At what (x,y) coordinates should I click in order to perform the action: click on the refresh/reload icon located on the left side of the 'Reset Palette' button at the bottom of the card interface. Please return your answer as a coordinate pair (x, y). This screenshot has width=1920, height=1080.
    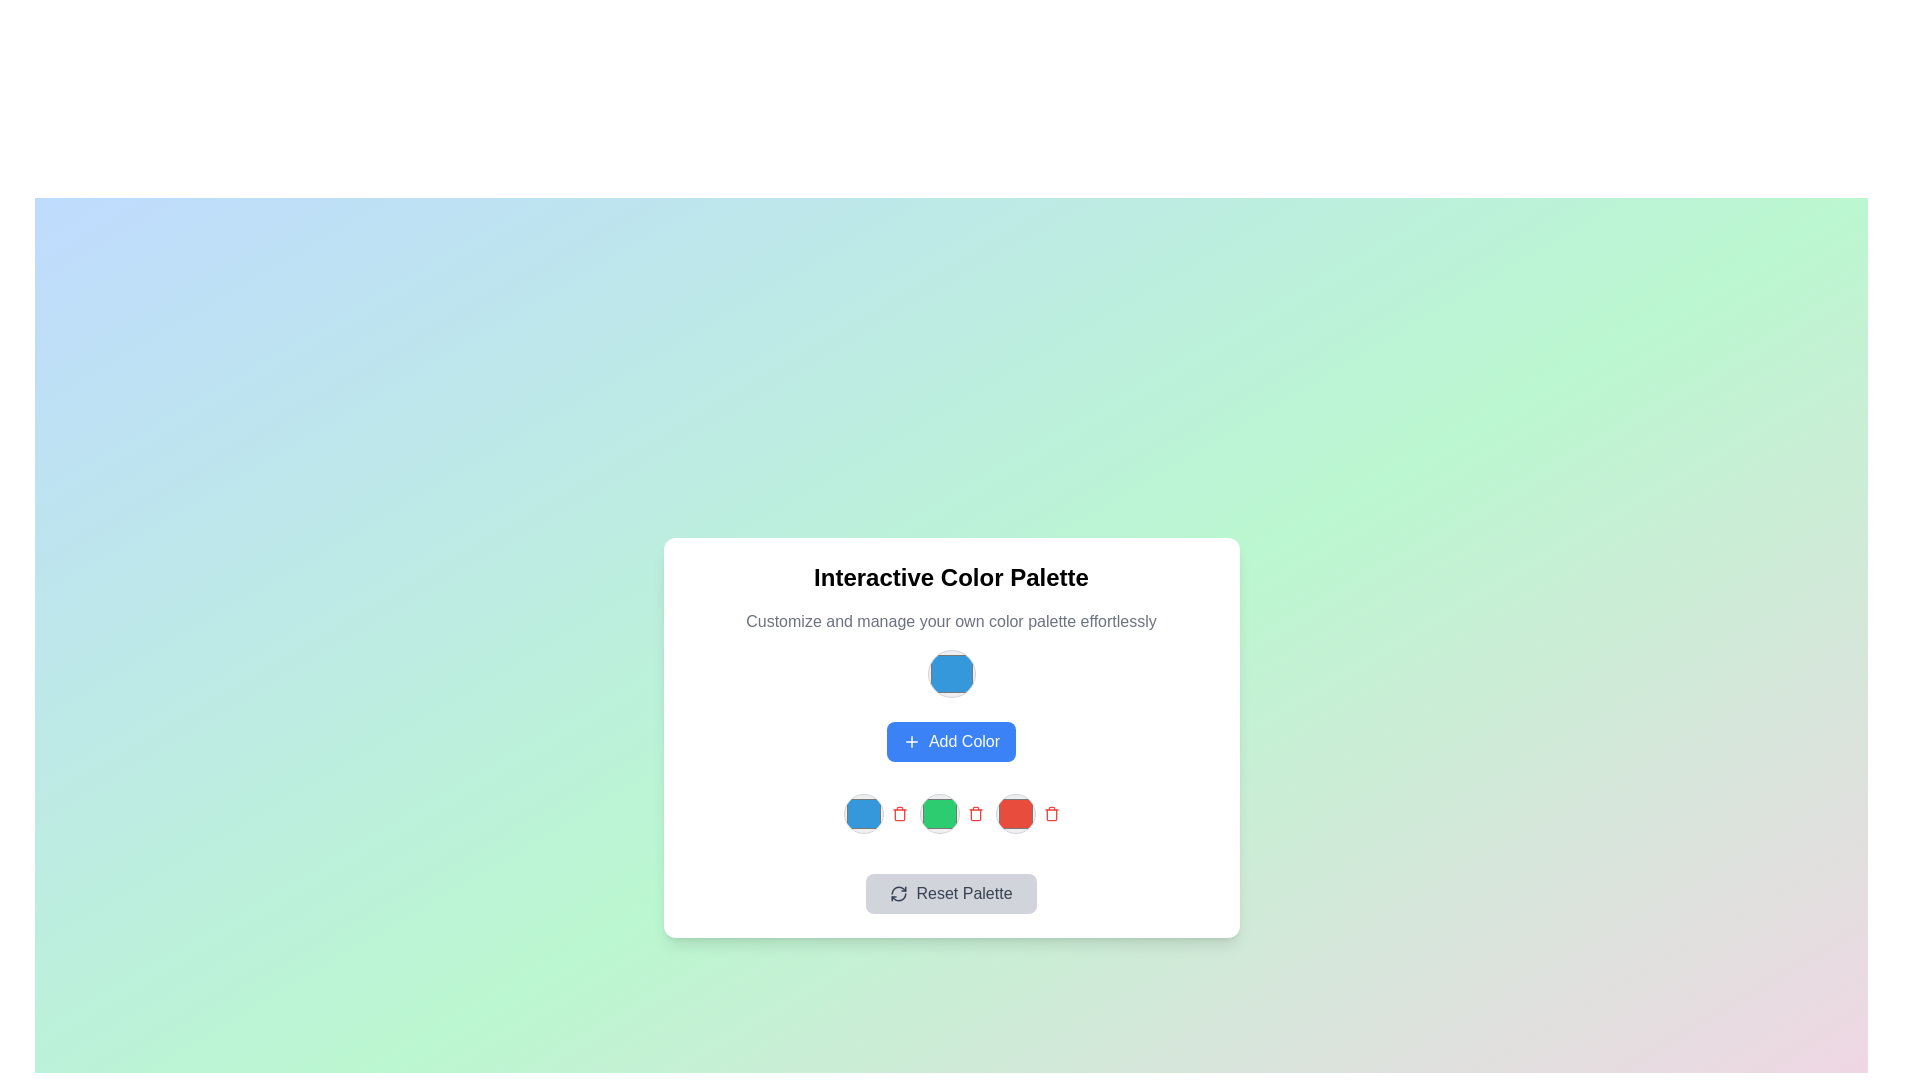
    Looking at the image, I should click on (898, 893).